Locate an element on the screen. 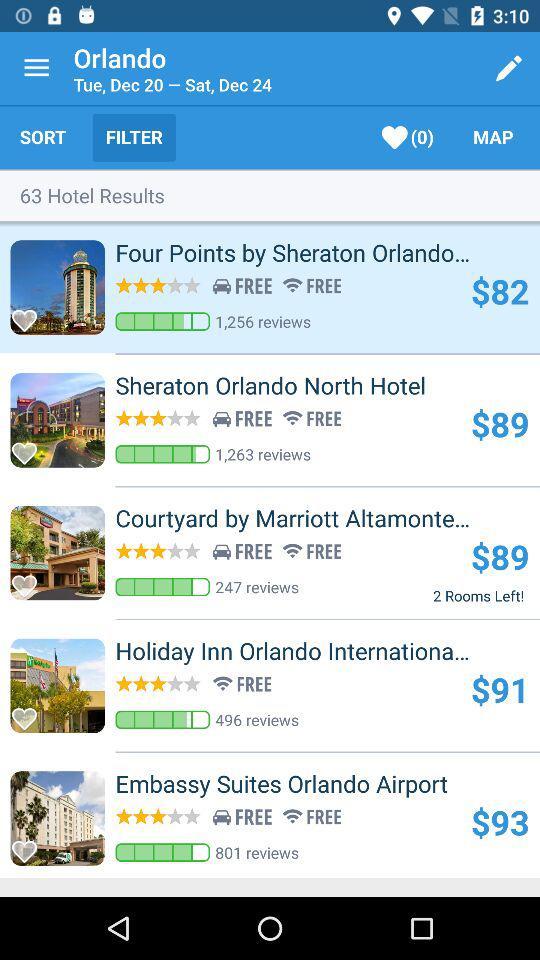 This screenshot has height=960, width=540. the item above the embassy suites orlando is located at coordinates (257, 719).